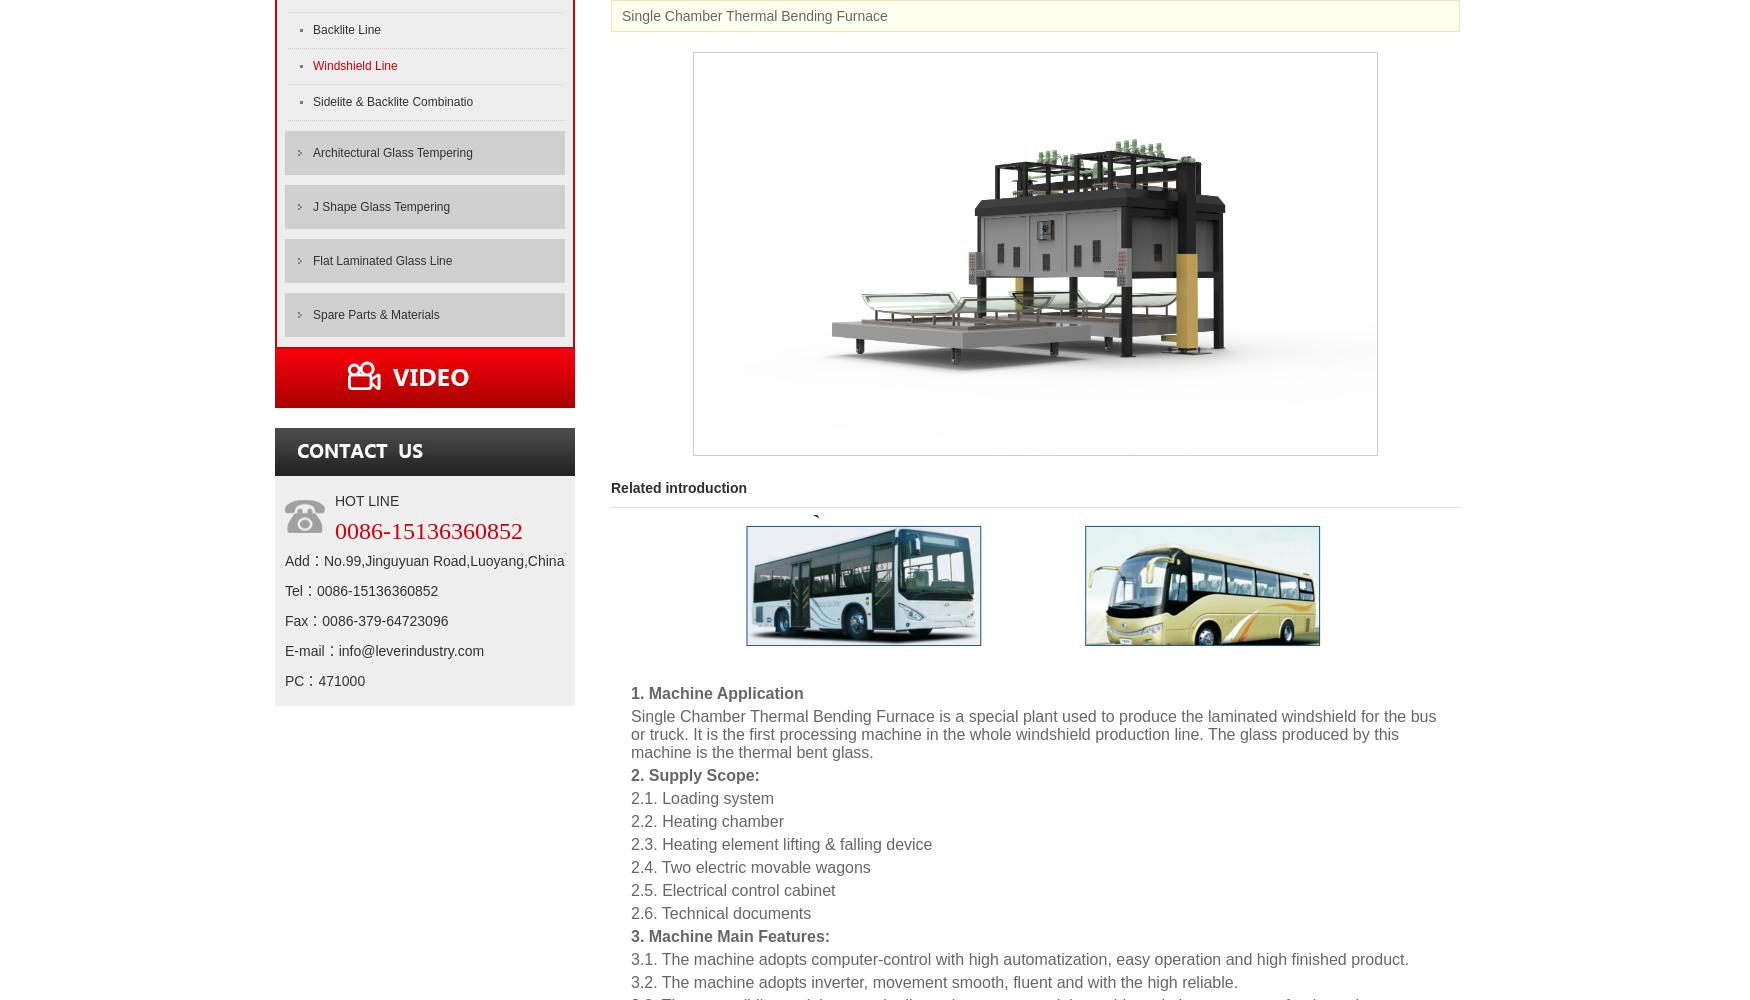 The image size is (1750, 1000). I want to click on 'Tel：0086-15136360852', so click(365, 590).